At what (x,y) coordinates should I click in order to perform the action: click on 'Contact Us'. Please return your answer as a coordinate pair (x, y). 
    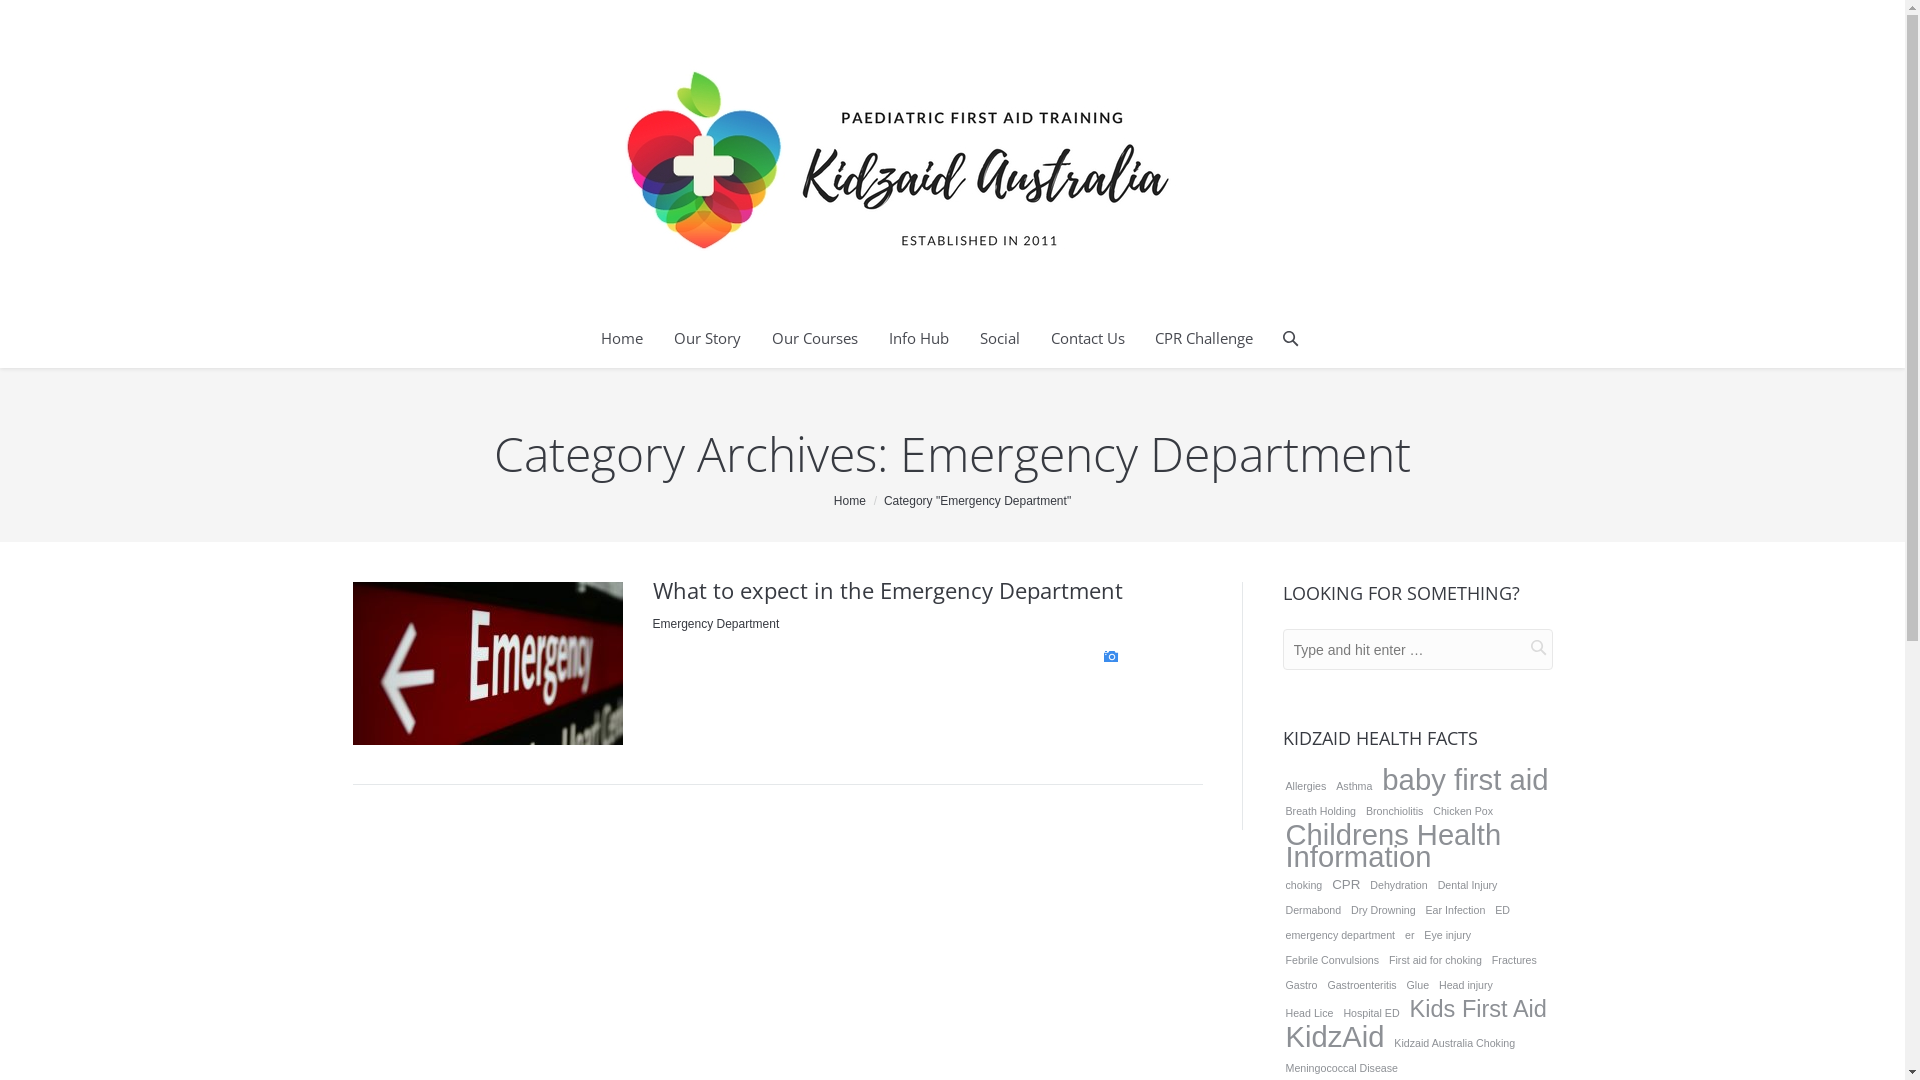
    Looking at the image, I should click on (1087, 338).